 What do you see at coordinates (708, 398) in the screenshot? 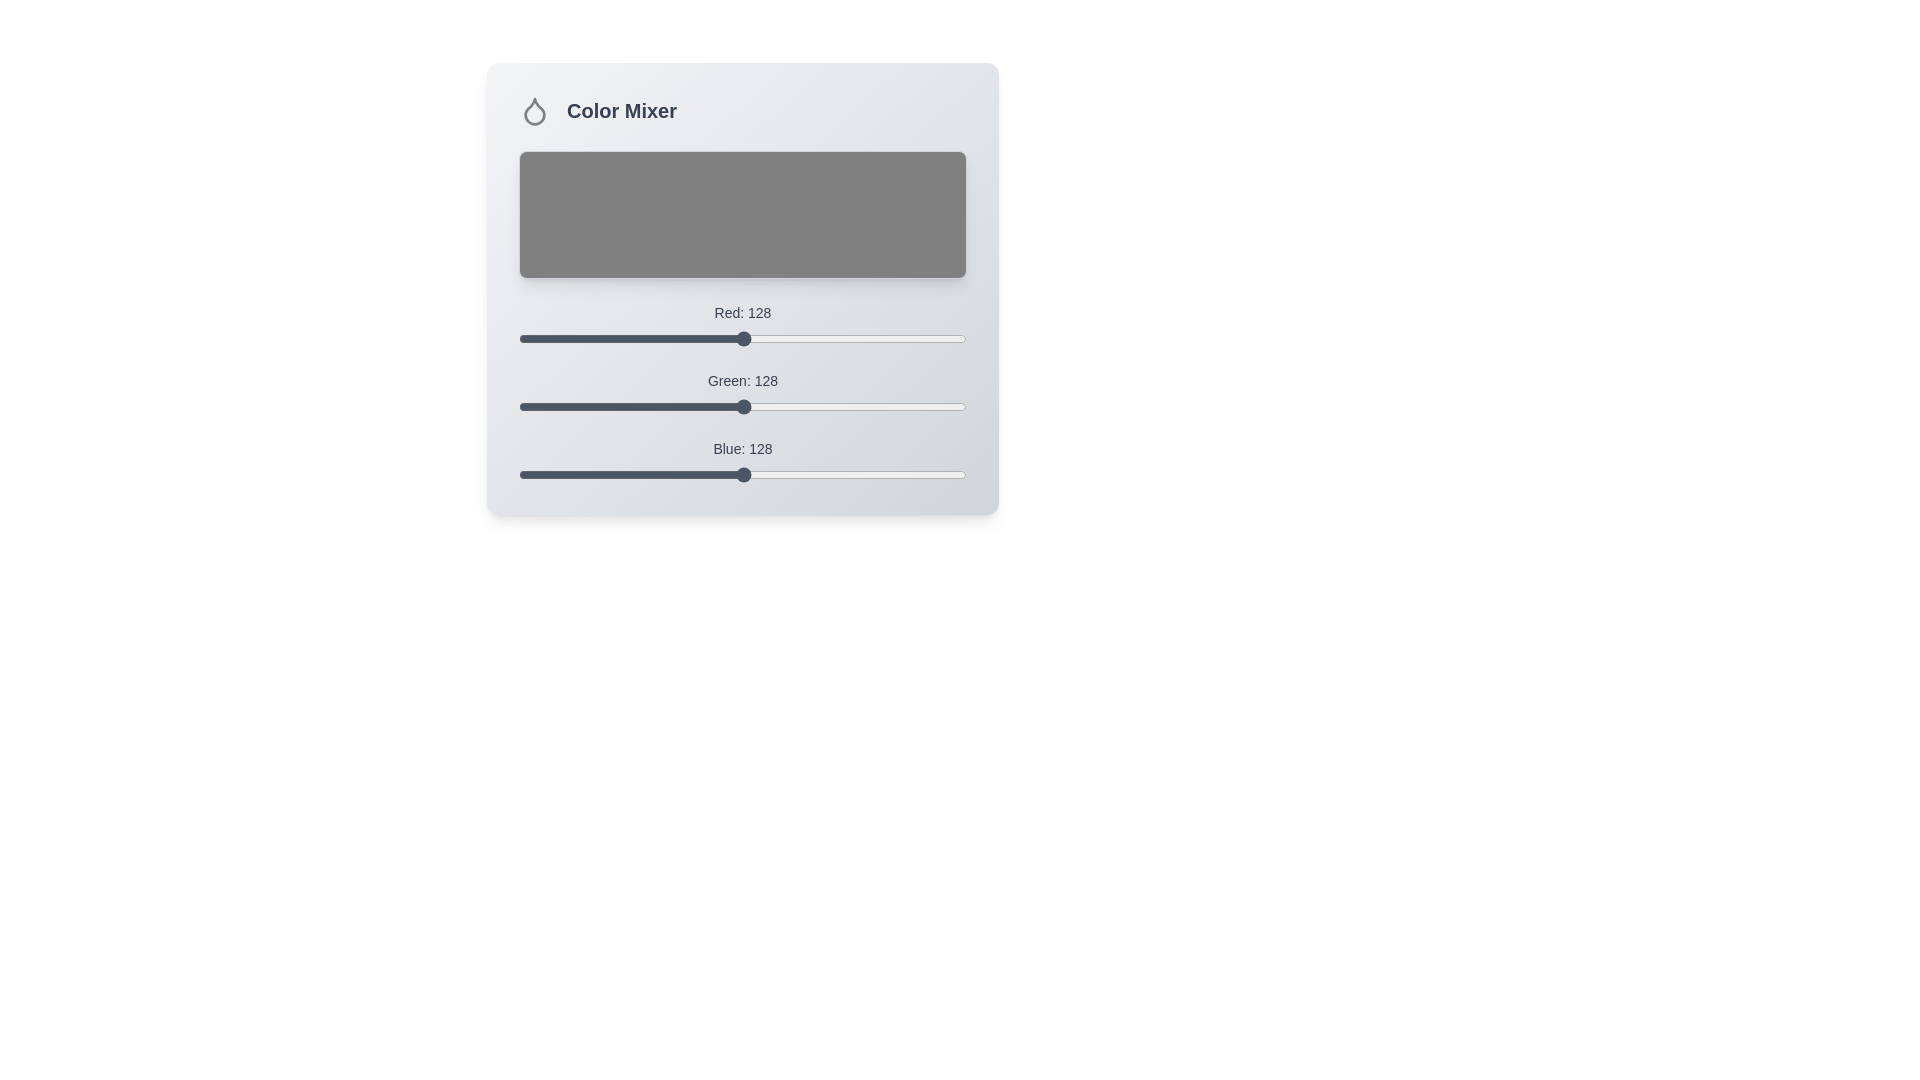
I see `the 1 slider to 108` at bounding box center [708, 398].